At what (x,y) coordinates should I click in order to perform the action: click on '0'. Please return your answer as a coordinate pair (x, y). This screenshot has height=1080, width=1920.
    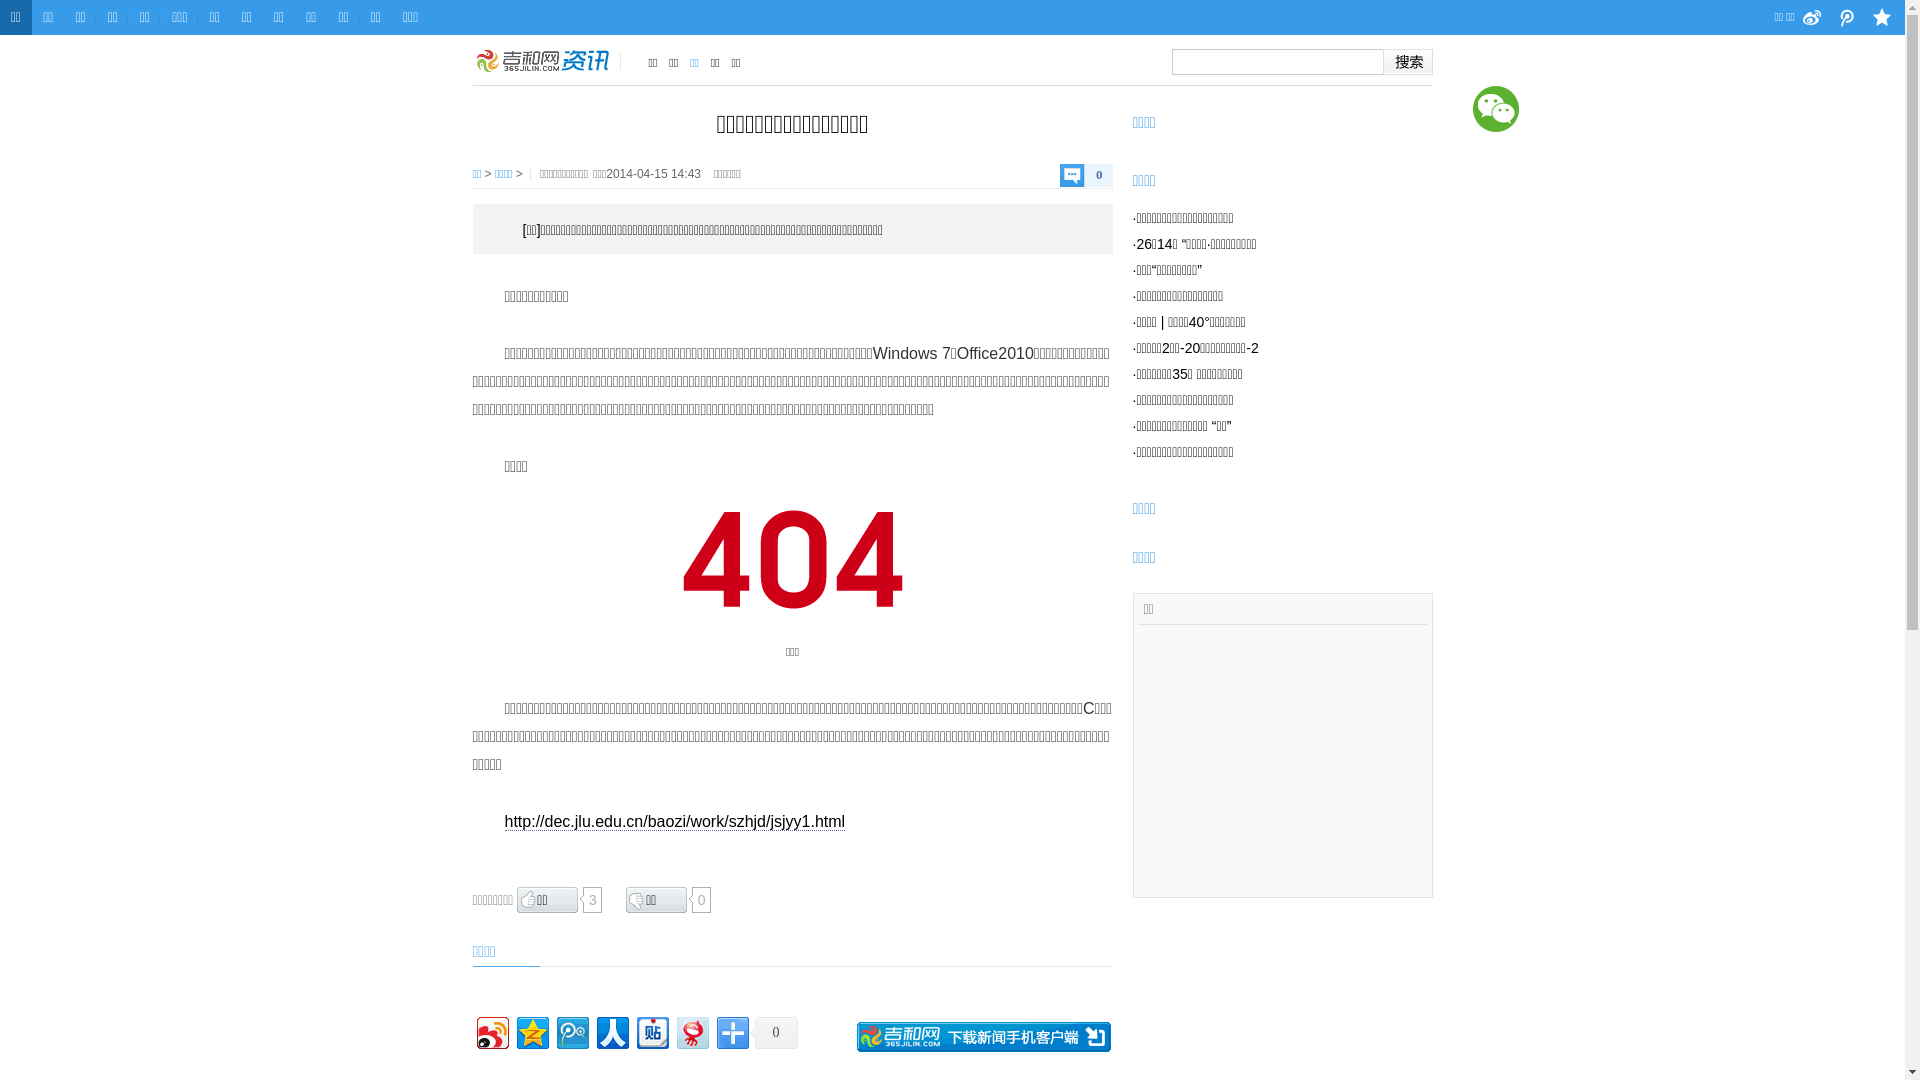
    Looking at the image, I should click on (1059, 174).